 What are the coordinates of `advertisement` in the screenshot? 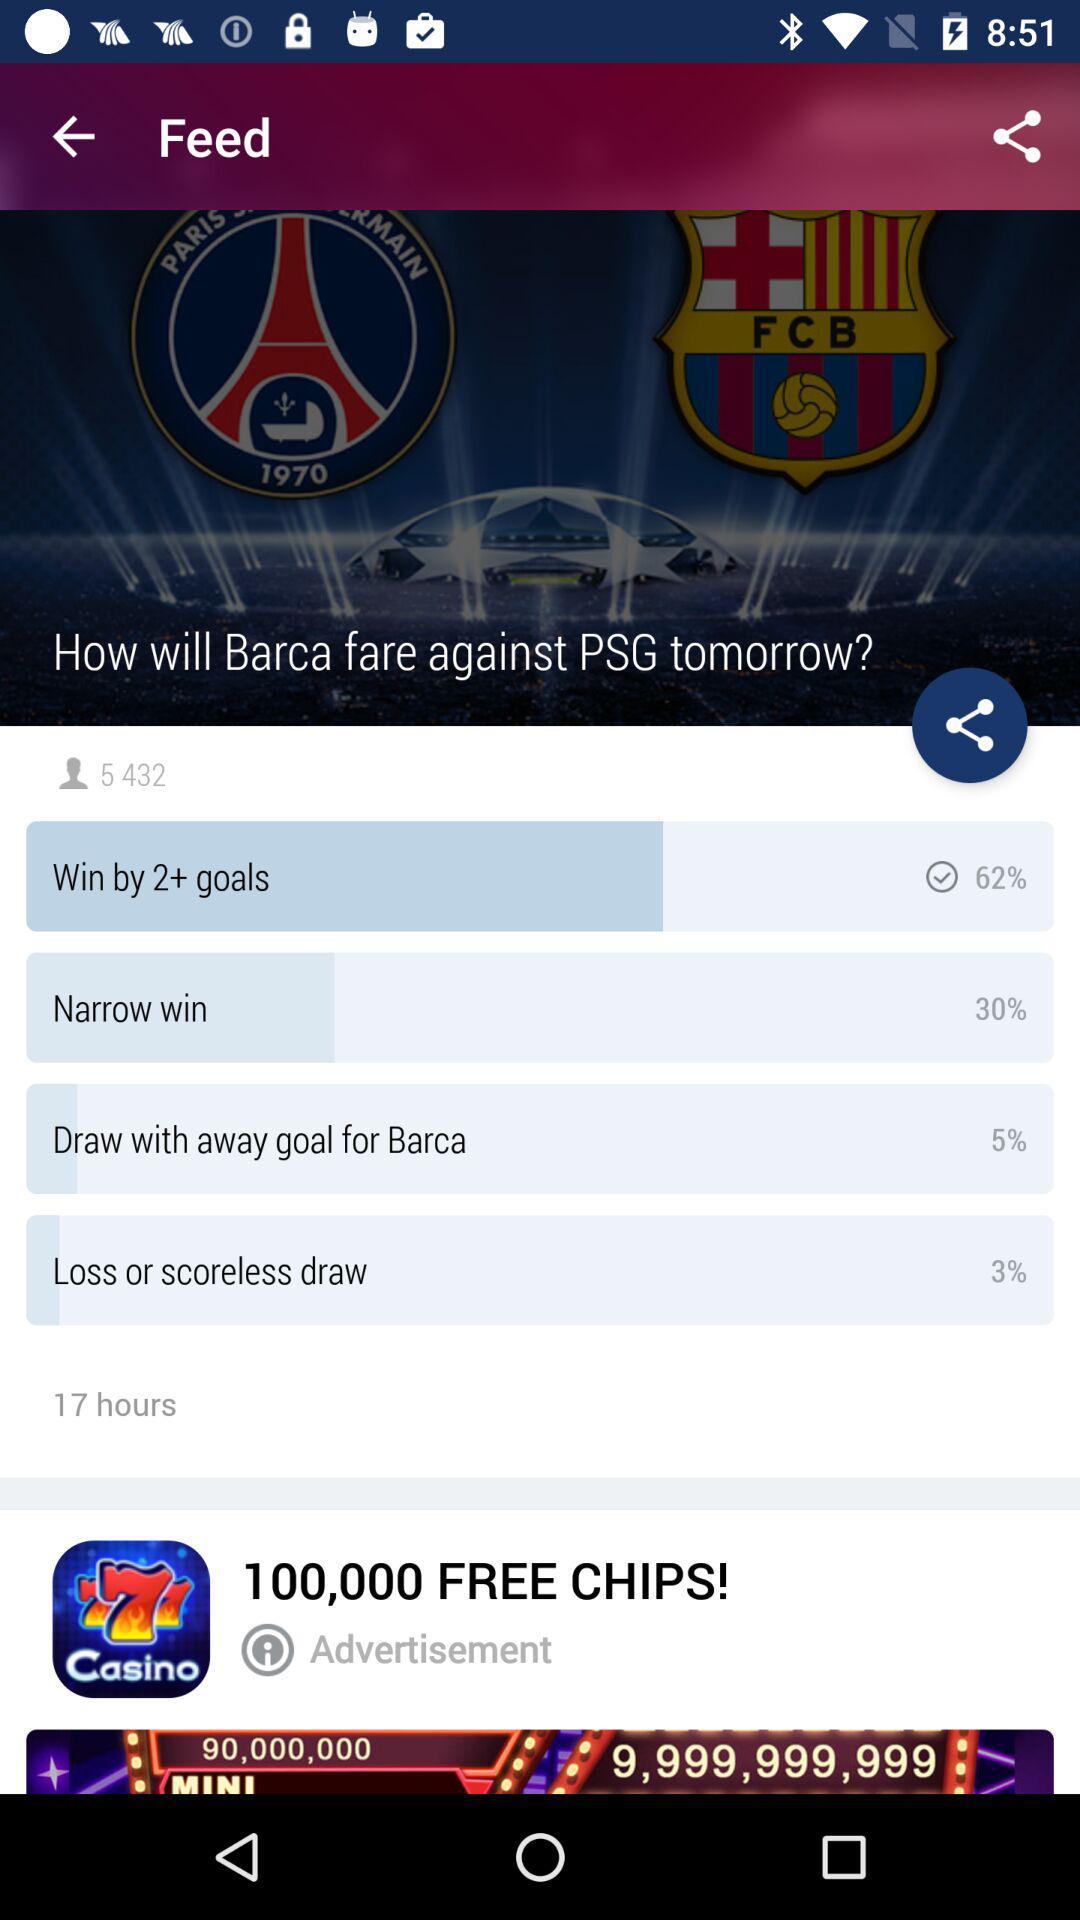 It's located at (540, 1761).